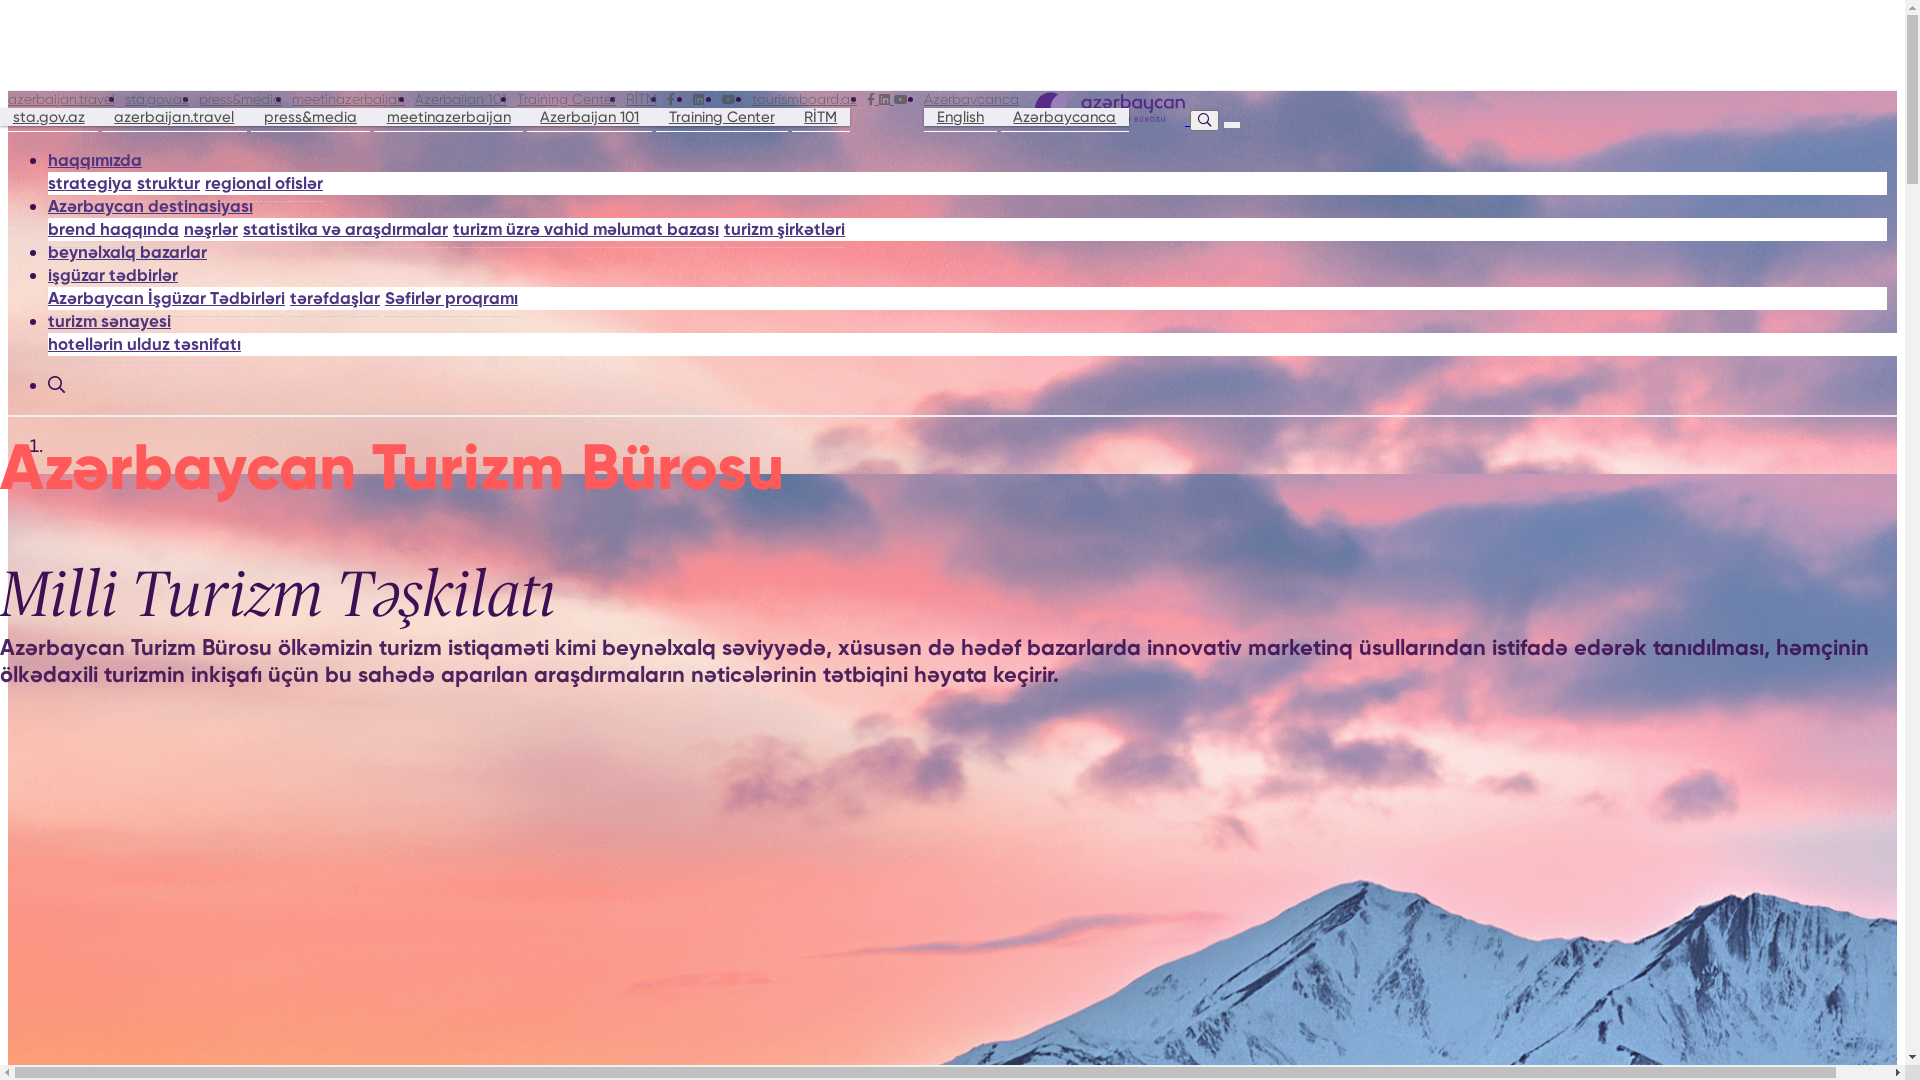 The image size is (1920, 1080). I want to click on 'English', so click(960, 117).